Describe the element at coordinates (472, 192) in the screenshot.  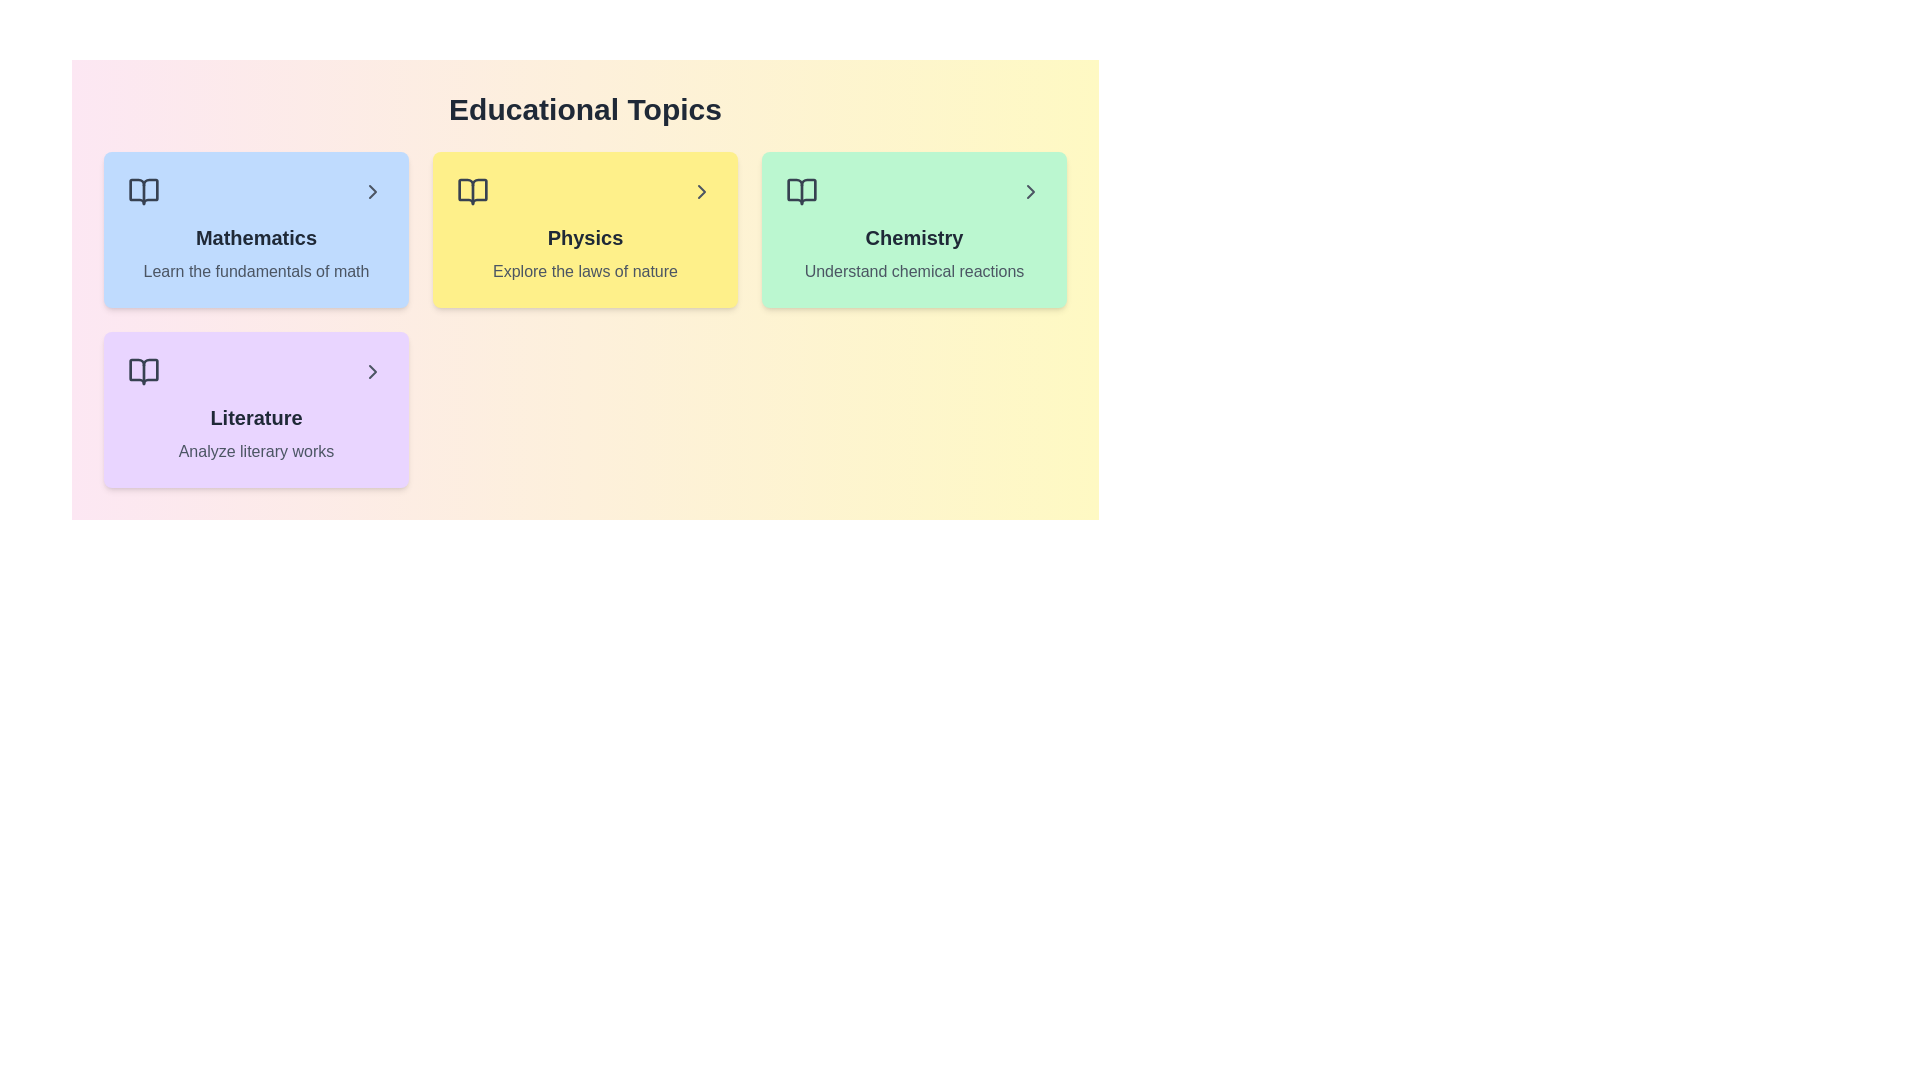
I see `the icon associated with the topic Physics` at that location.